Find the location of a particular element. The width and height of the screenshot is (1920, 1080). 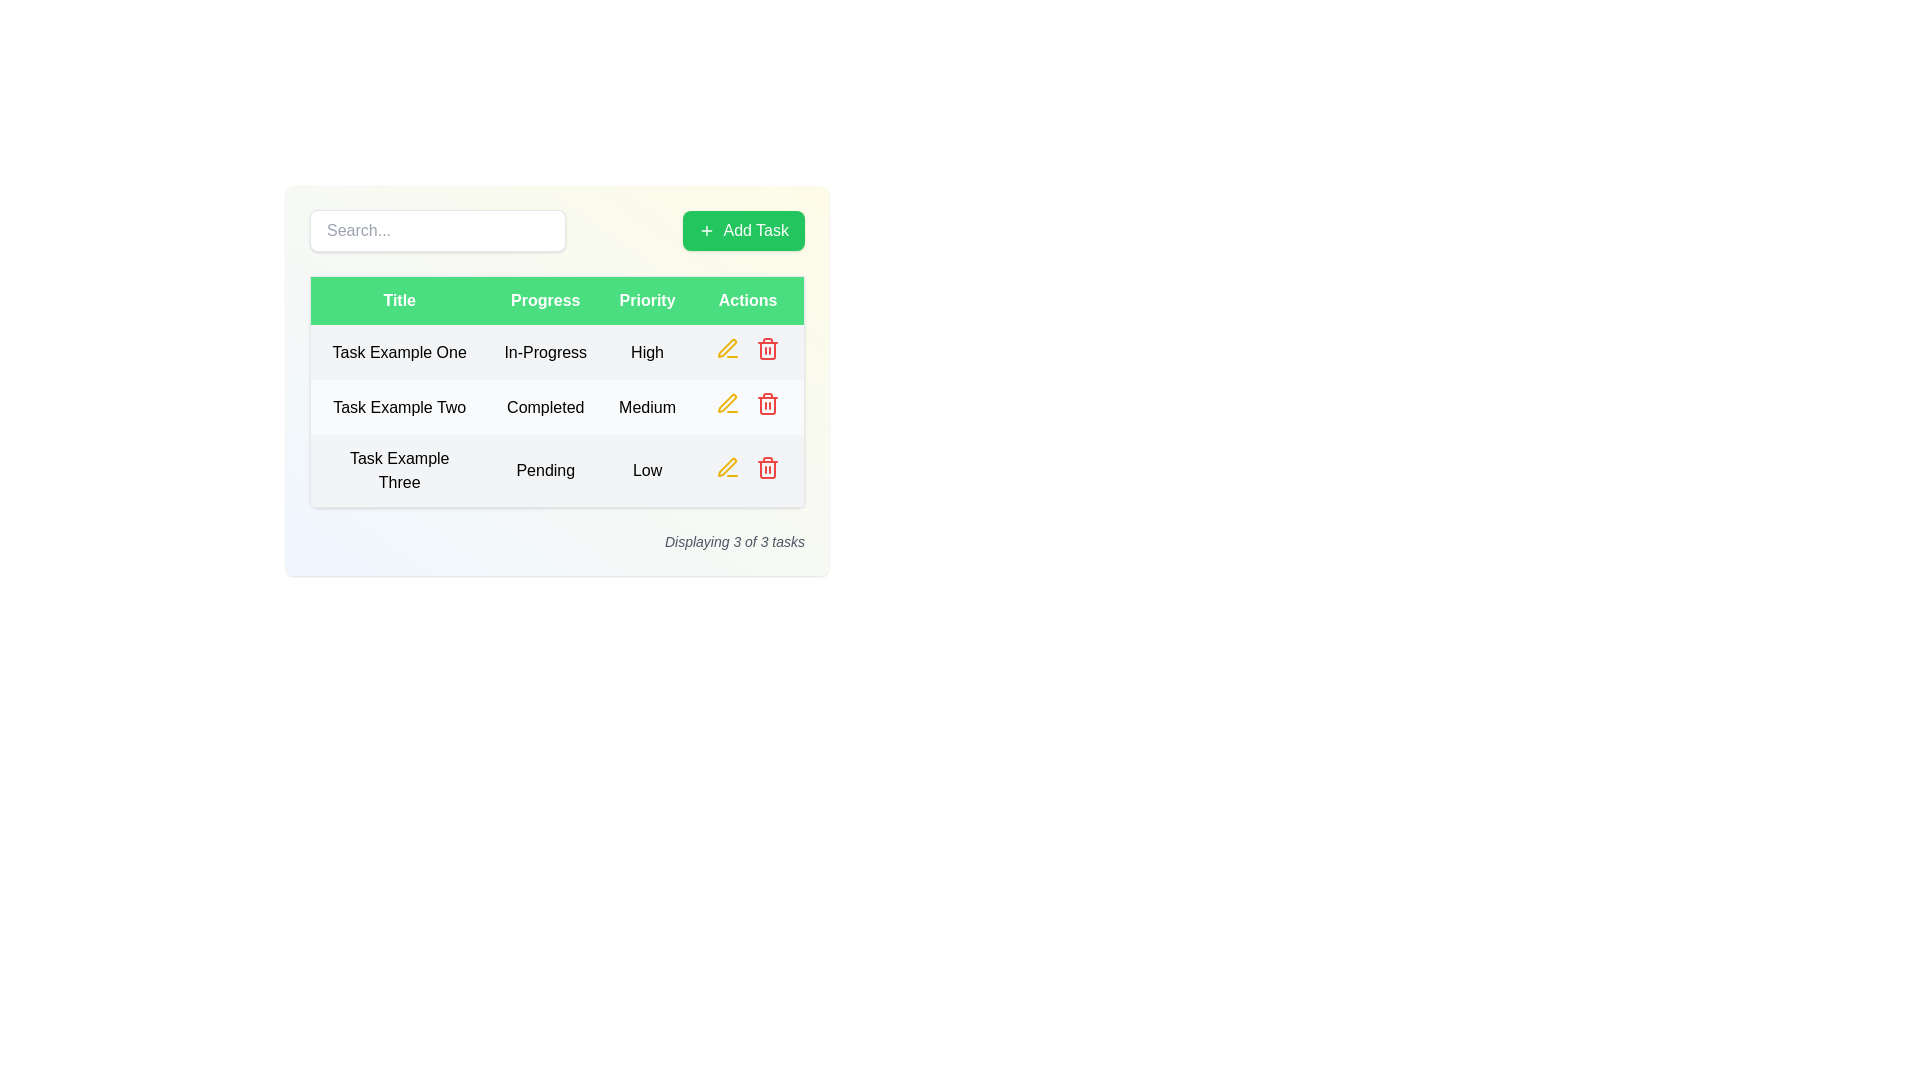

the text label displaying 'Task Example Three' is located at coordinates (399, 471).